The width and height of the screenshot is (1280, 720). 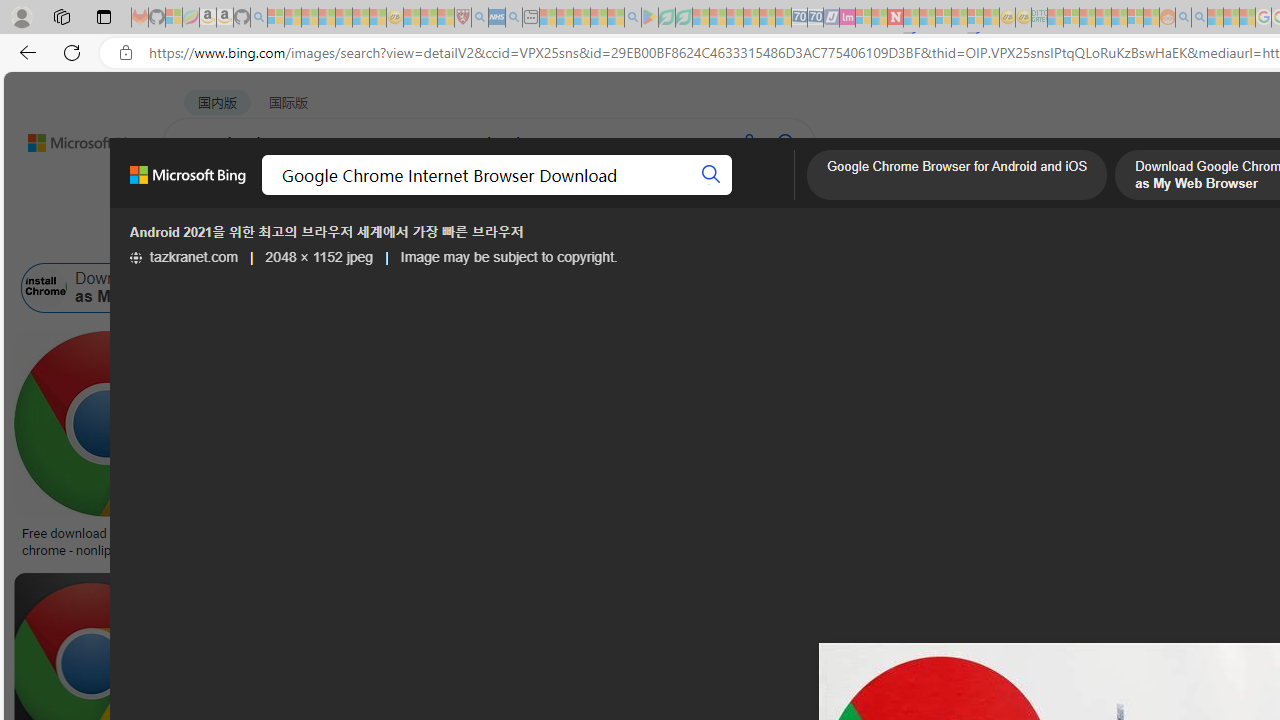 I want to click on 'Image size', so click(x=222, y=236).